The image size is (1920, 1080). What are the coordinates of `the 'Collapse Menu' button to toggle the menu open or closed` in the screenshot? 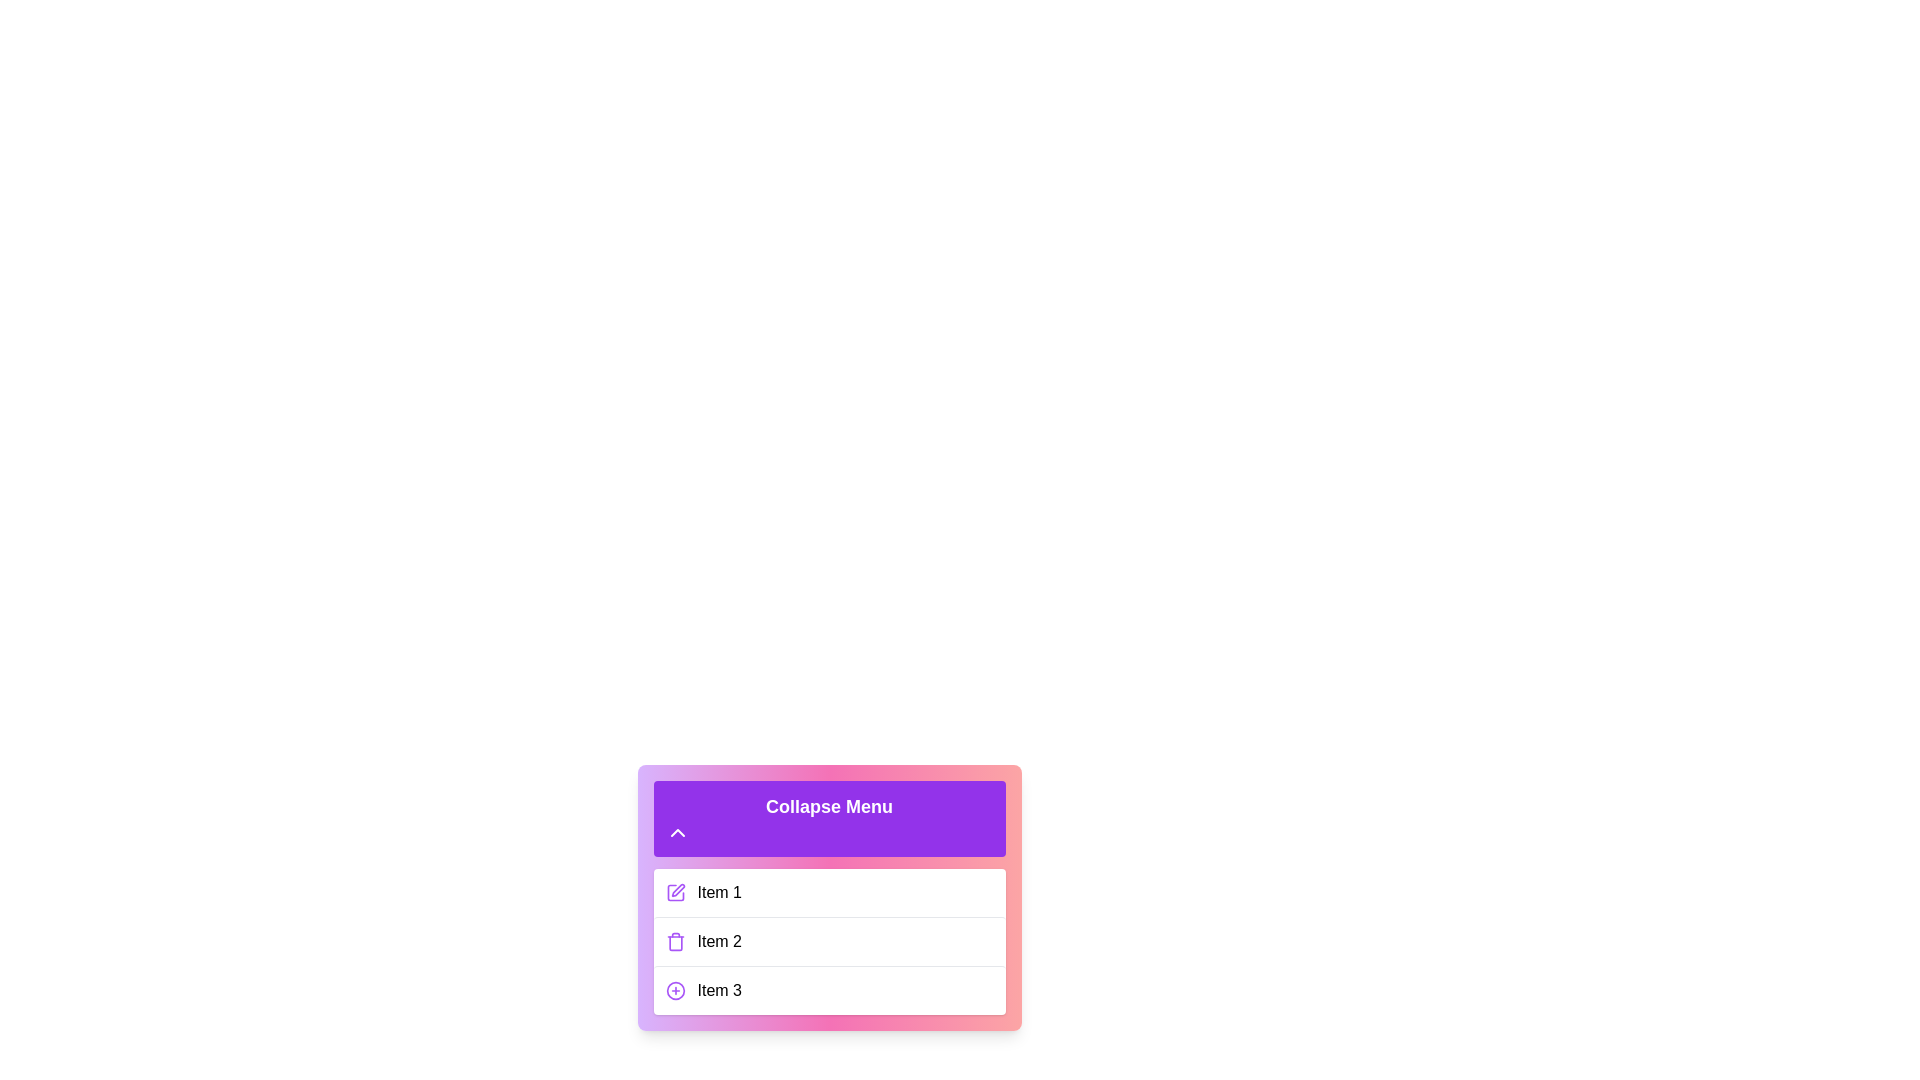 It's located at (829, 818).